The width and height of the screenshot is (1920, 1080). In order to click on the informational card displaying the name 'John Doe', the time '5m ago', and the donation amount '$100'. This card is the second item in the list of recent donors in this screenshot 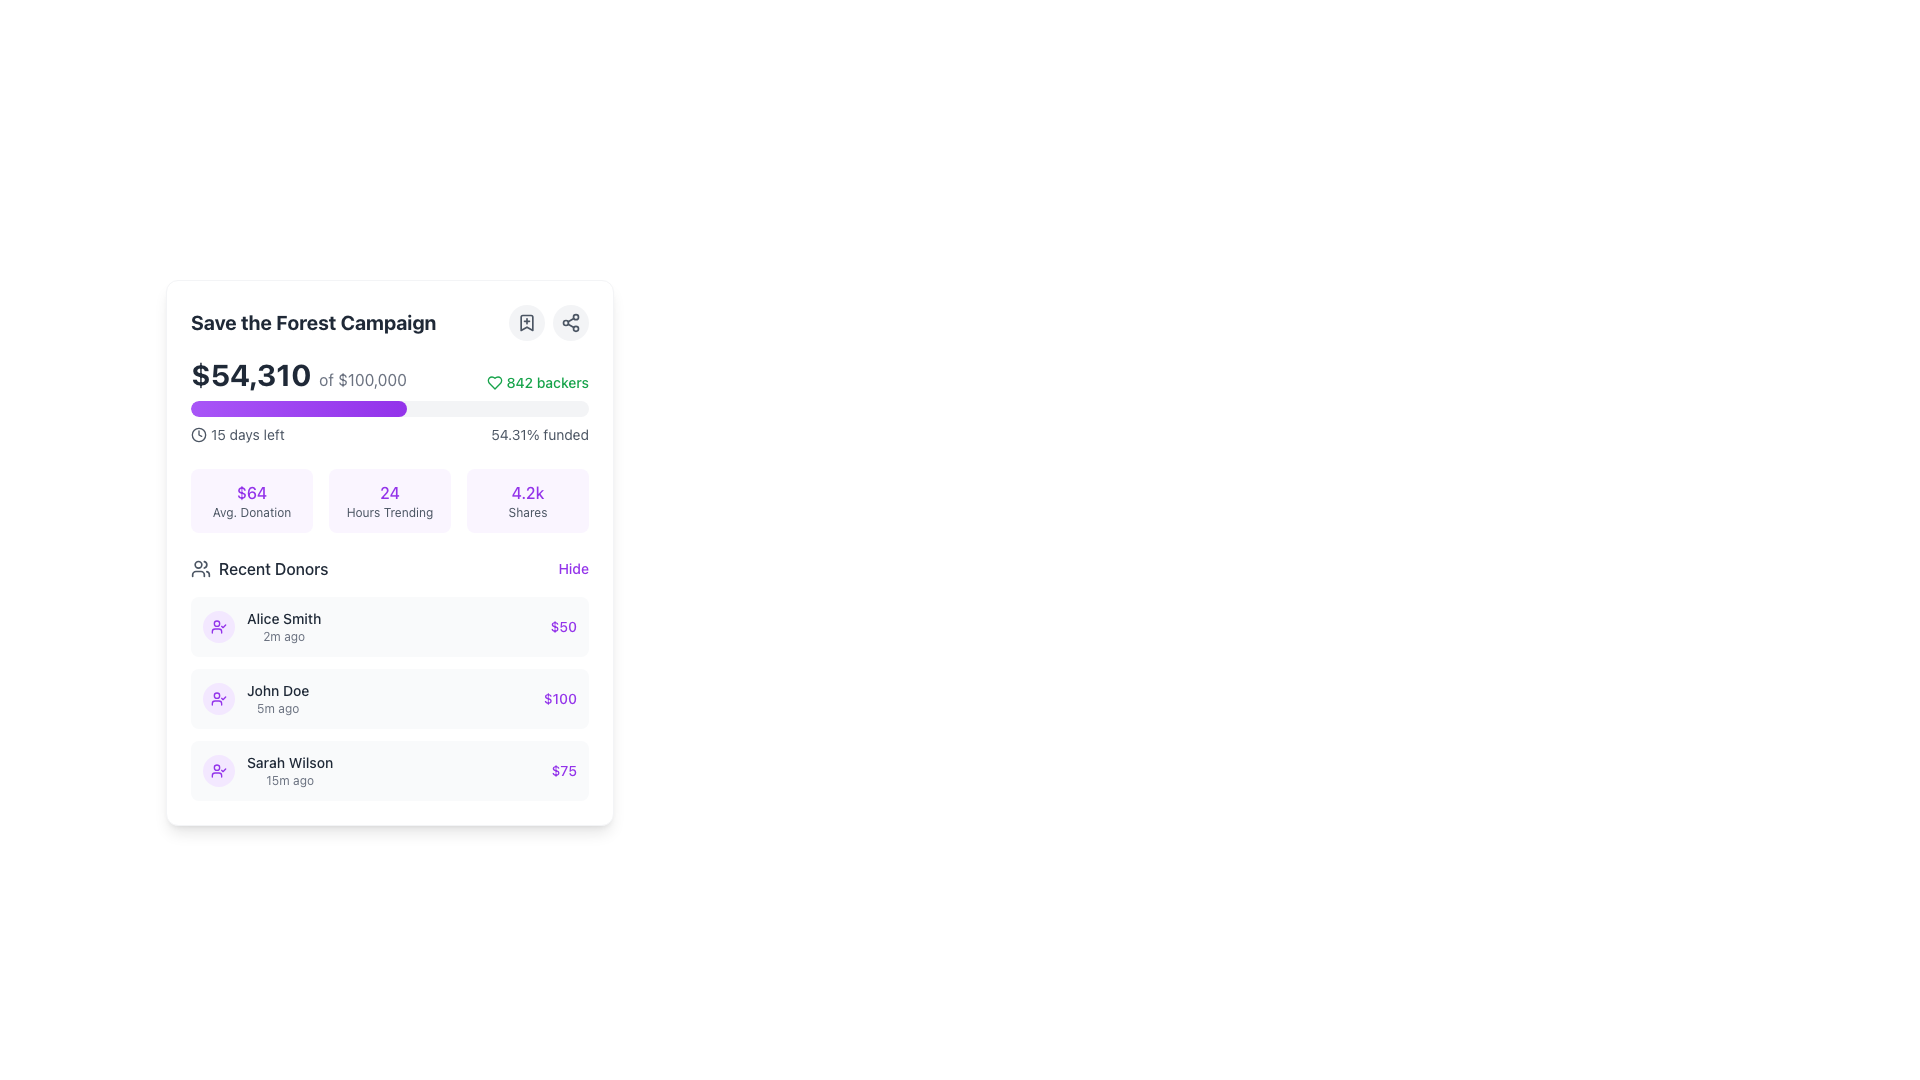, I will do `click(389, 697)`.